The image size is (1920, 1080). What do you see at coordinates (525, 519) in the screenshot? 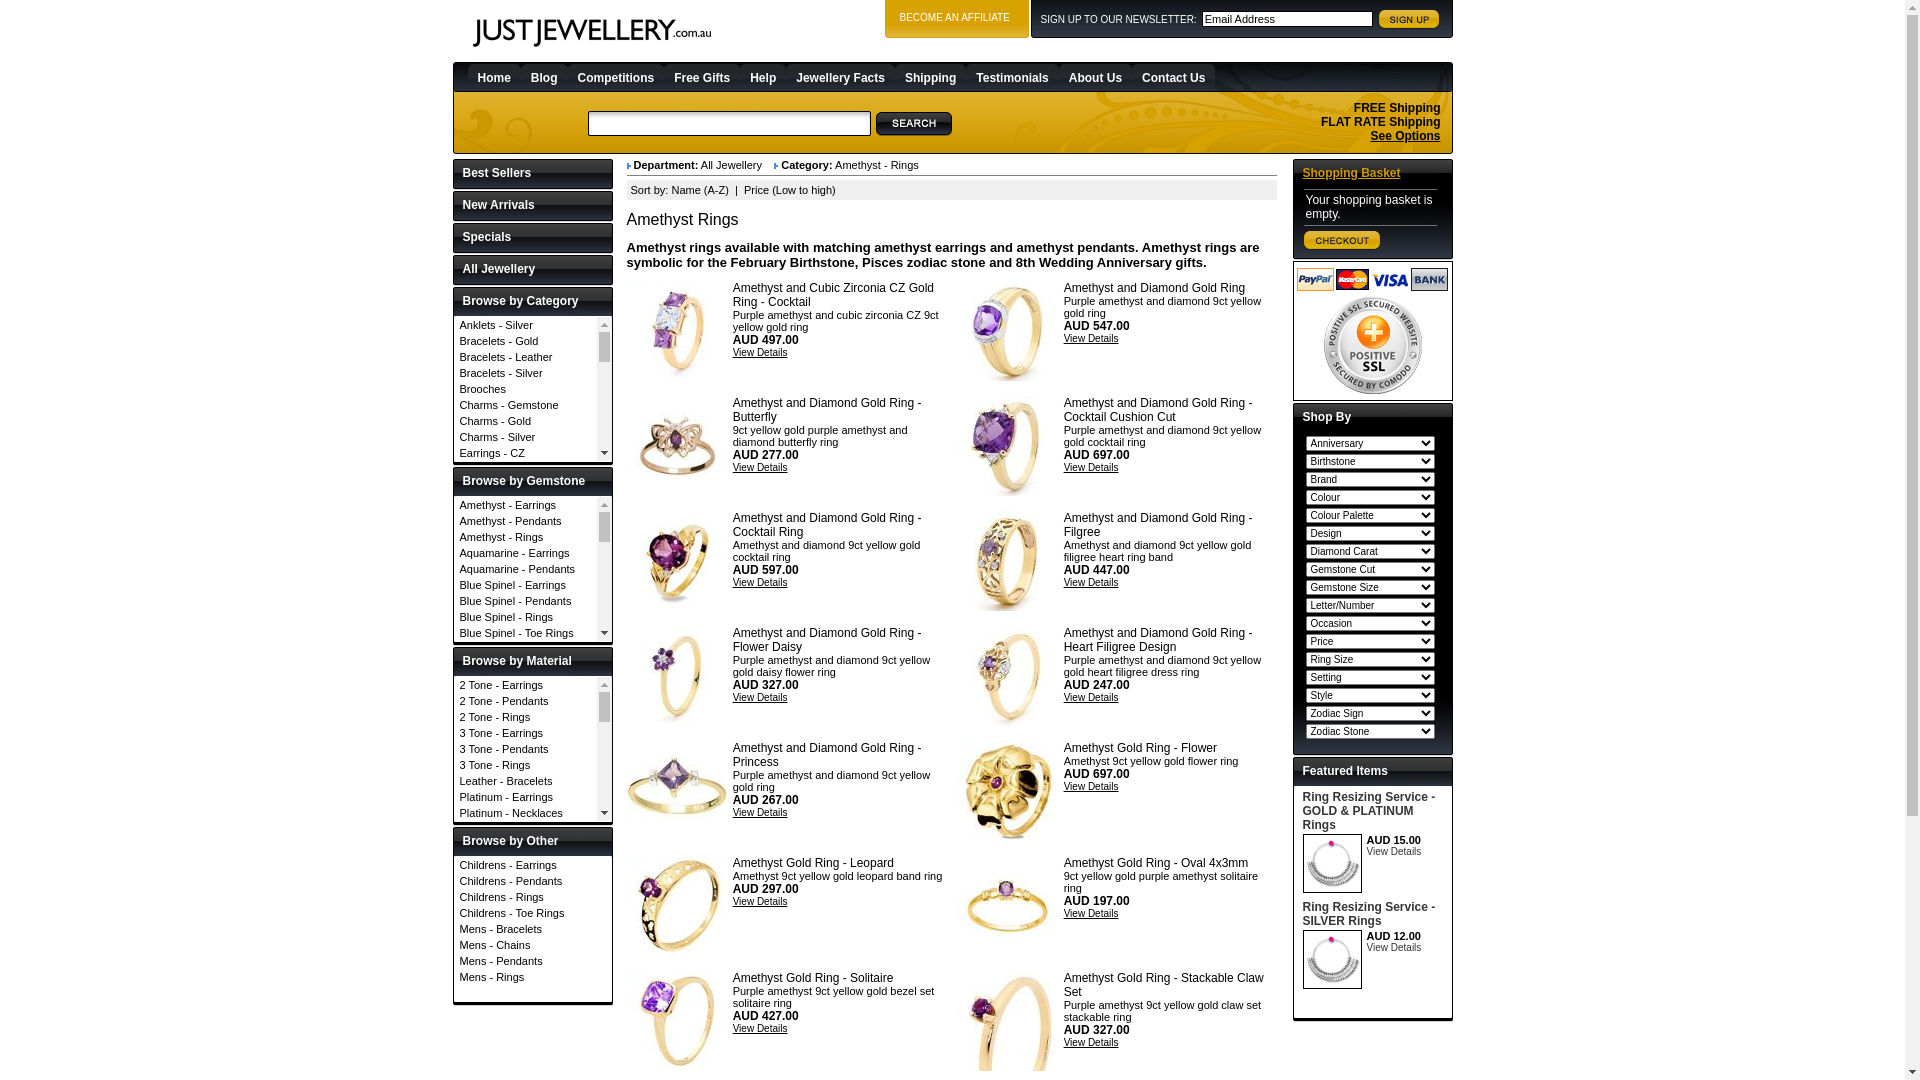
I see `'Amethyst - Pendants'` at bounding box center [525, 519].